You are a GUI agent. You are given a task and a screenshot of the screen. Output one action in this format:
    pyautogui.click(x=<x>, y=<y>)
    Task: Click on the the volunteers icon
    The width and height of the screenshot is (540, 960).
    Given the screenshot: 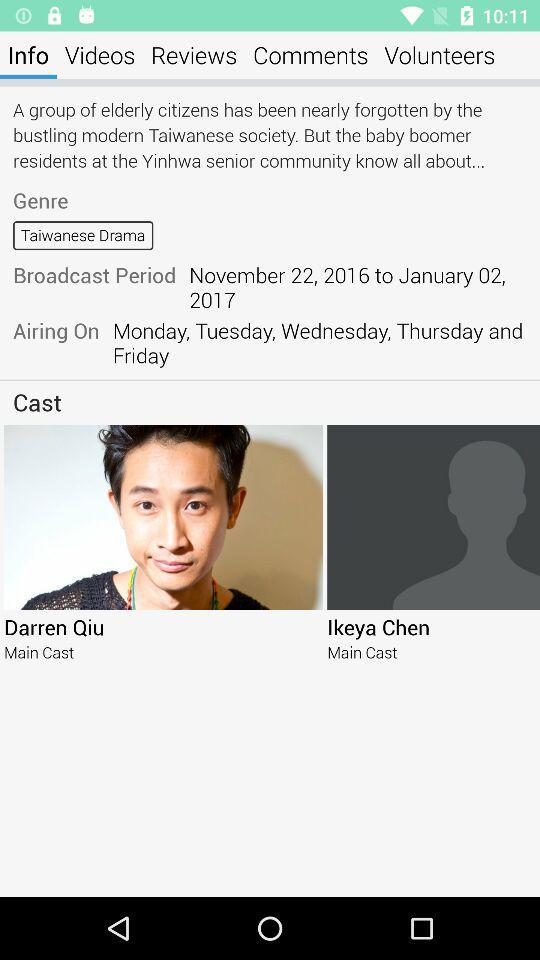 What is the action you would take?
    pyautogui.click(x=438, y=54)
    